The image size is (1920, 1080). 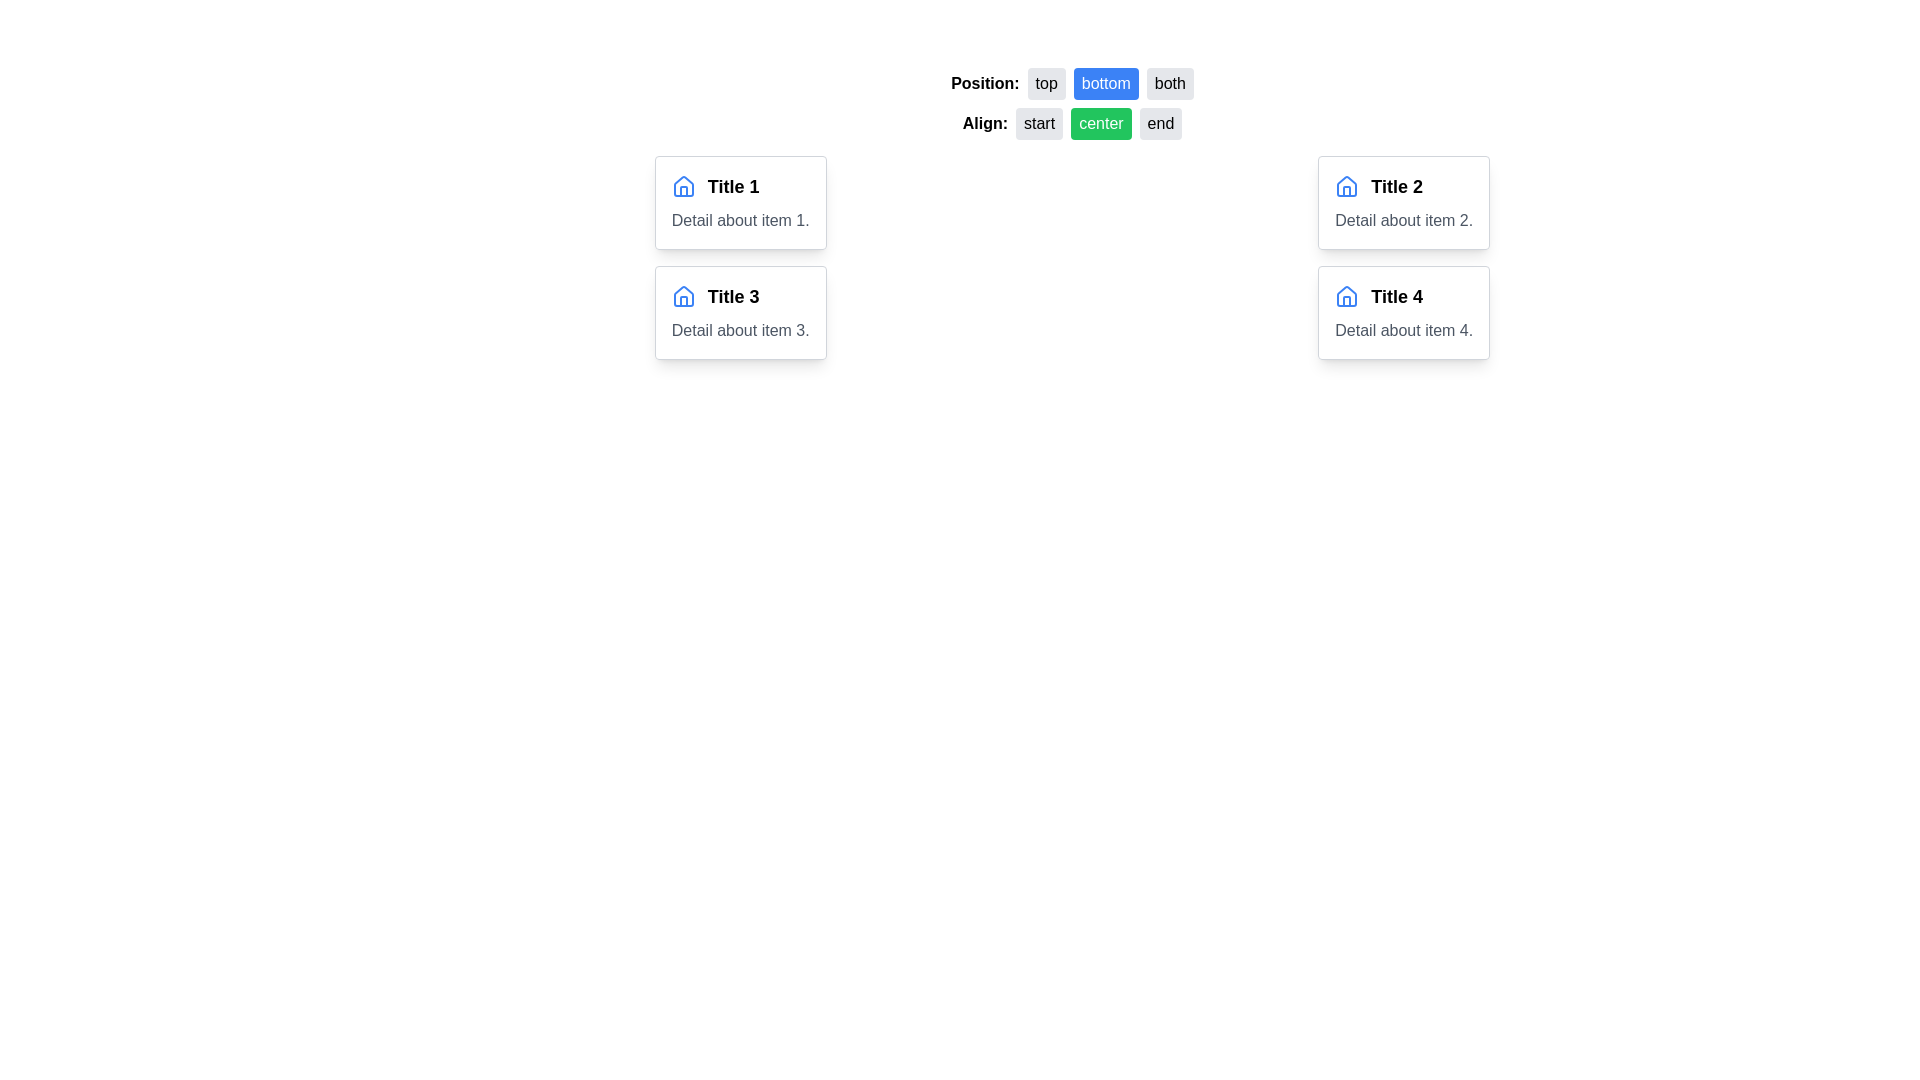 What do you see at coordinates (1396, 297) in the screenshot?
I see `the static text label that serves as the fourth title in a series, positioned in the second column and second row, located below 'Title 2' and adjacent to a house icon` at bounding box center [1396, 297].